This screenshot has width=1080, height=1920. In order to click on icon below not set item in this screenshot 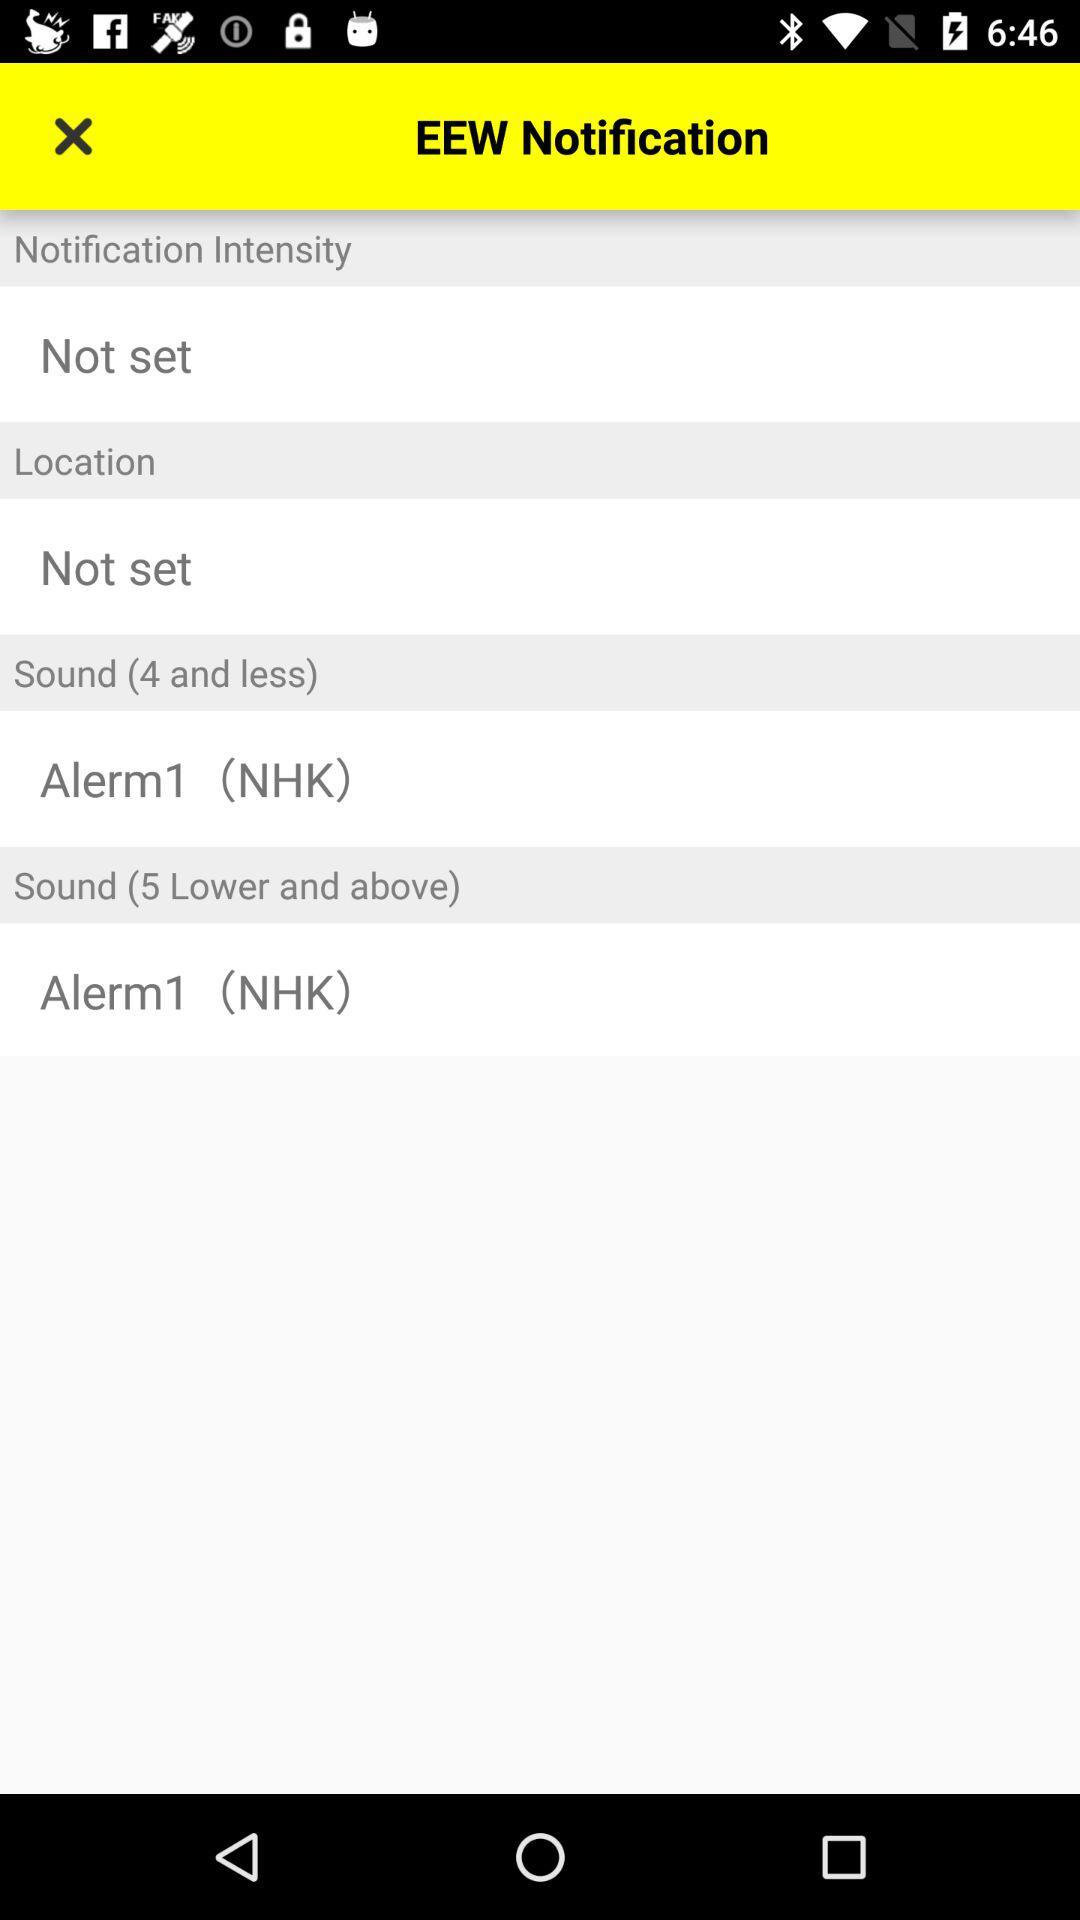, I will do `click(540, 459)`.